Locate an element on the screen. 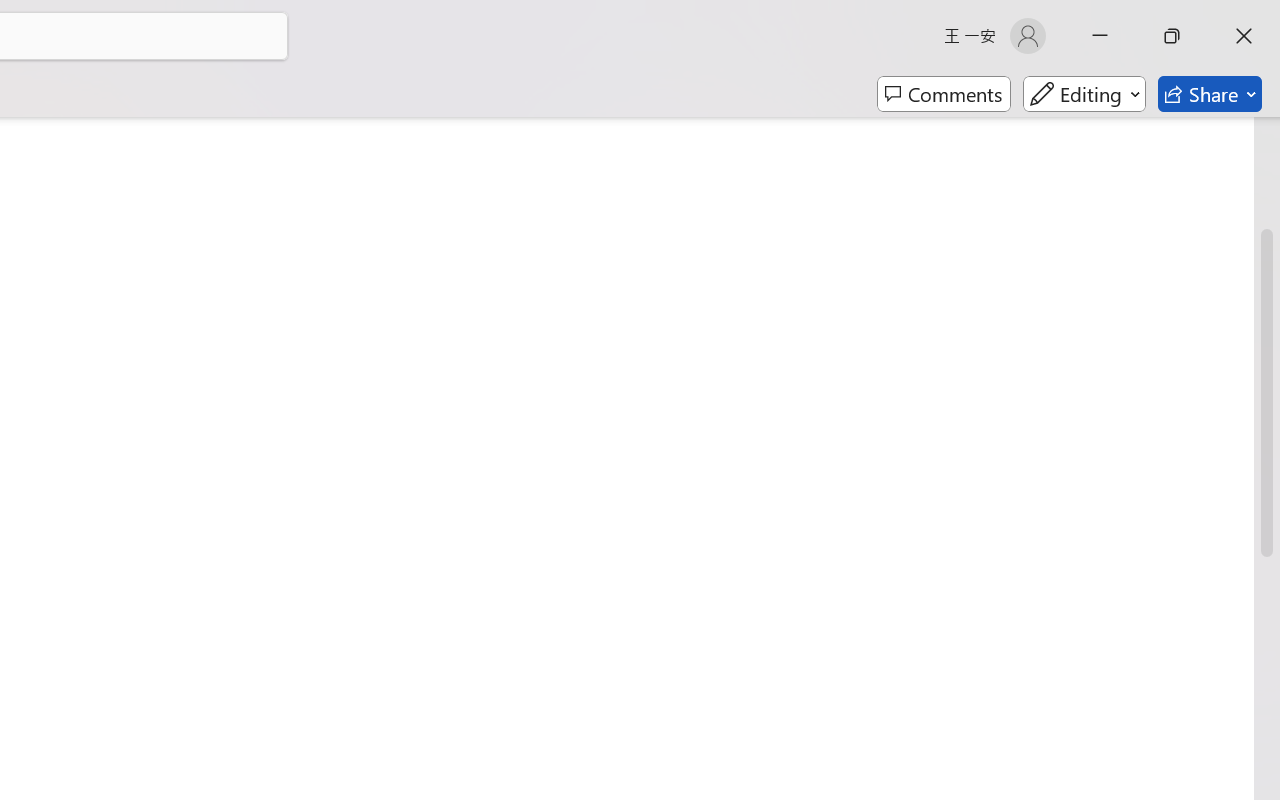  'Close' is located at coordinates (1243, 35).